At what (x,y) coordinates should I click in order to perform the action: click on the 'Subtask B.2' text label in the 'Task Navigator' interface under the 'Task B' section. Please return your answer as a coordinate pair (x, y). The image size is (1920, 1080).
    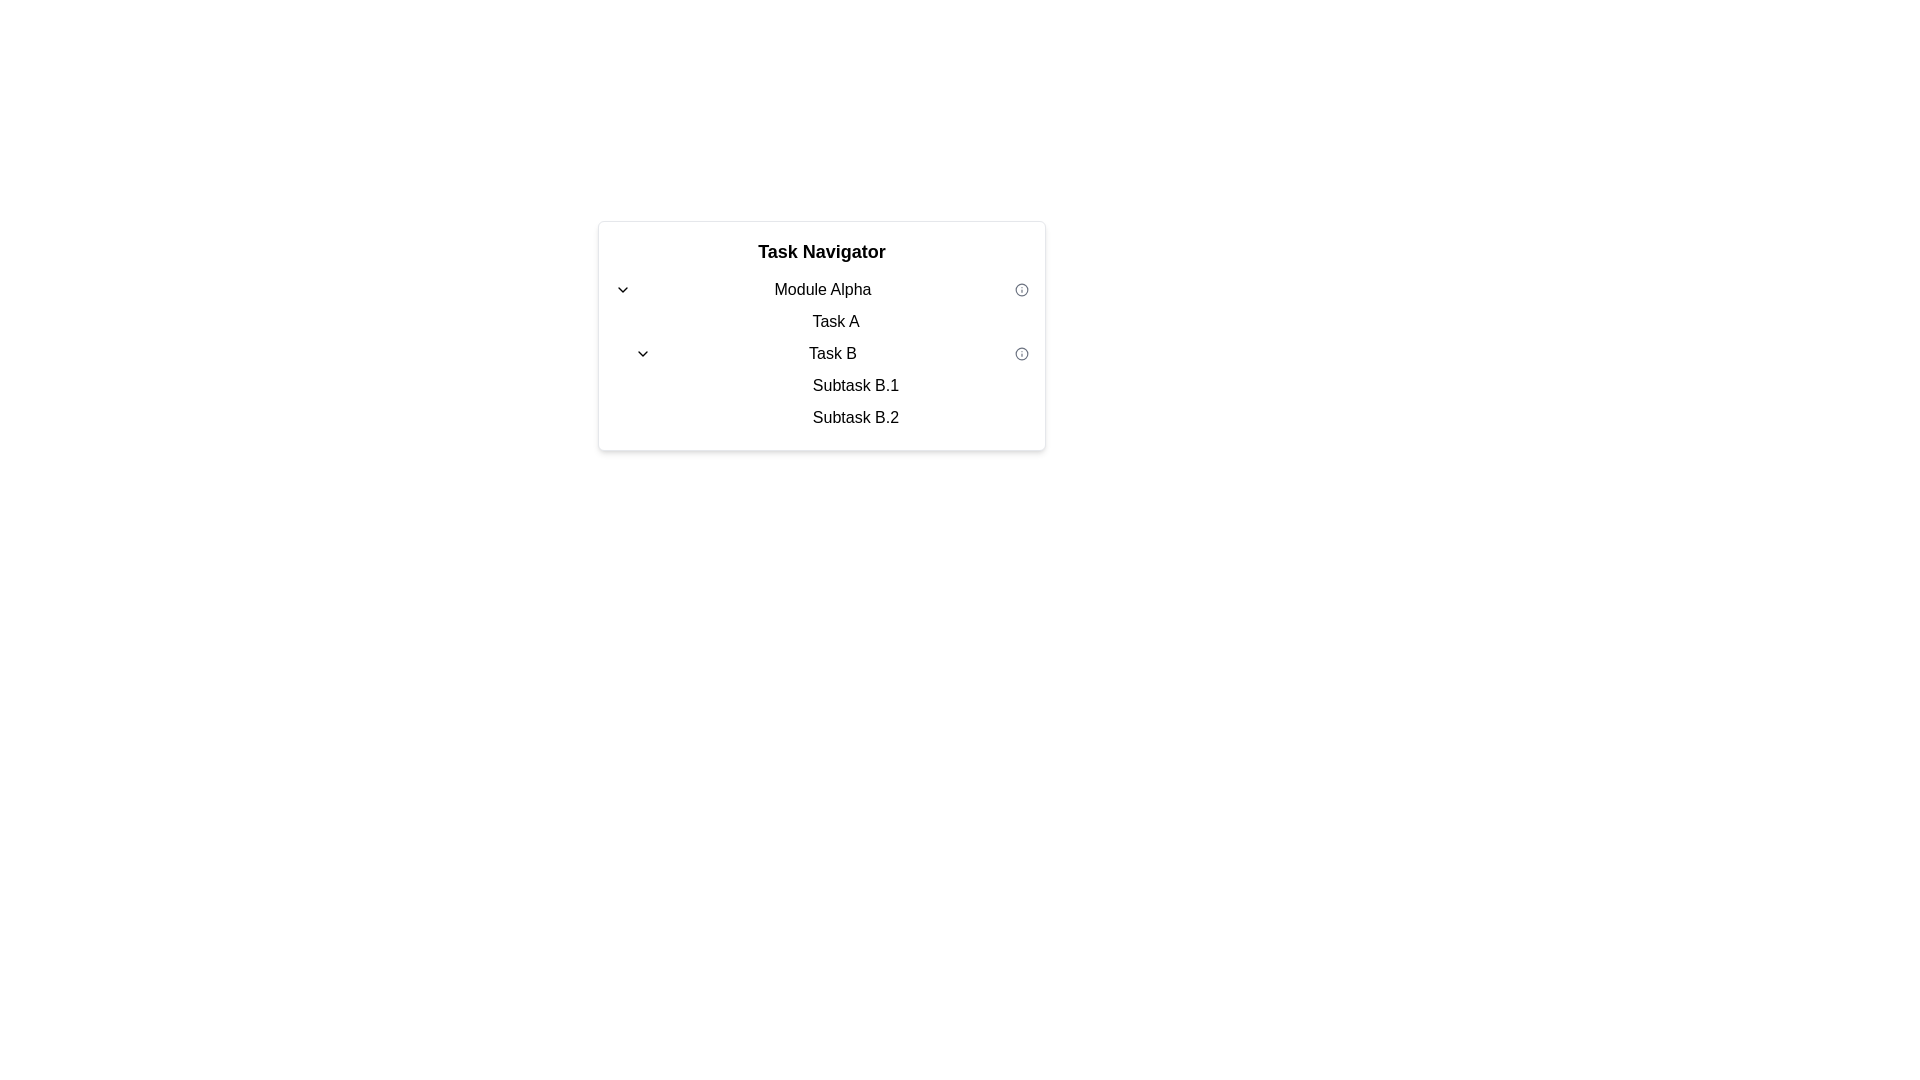
    Looking at the image, I should click on (855, 416).